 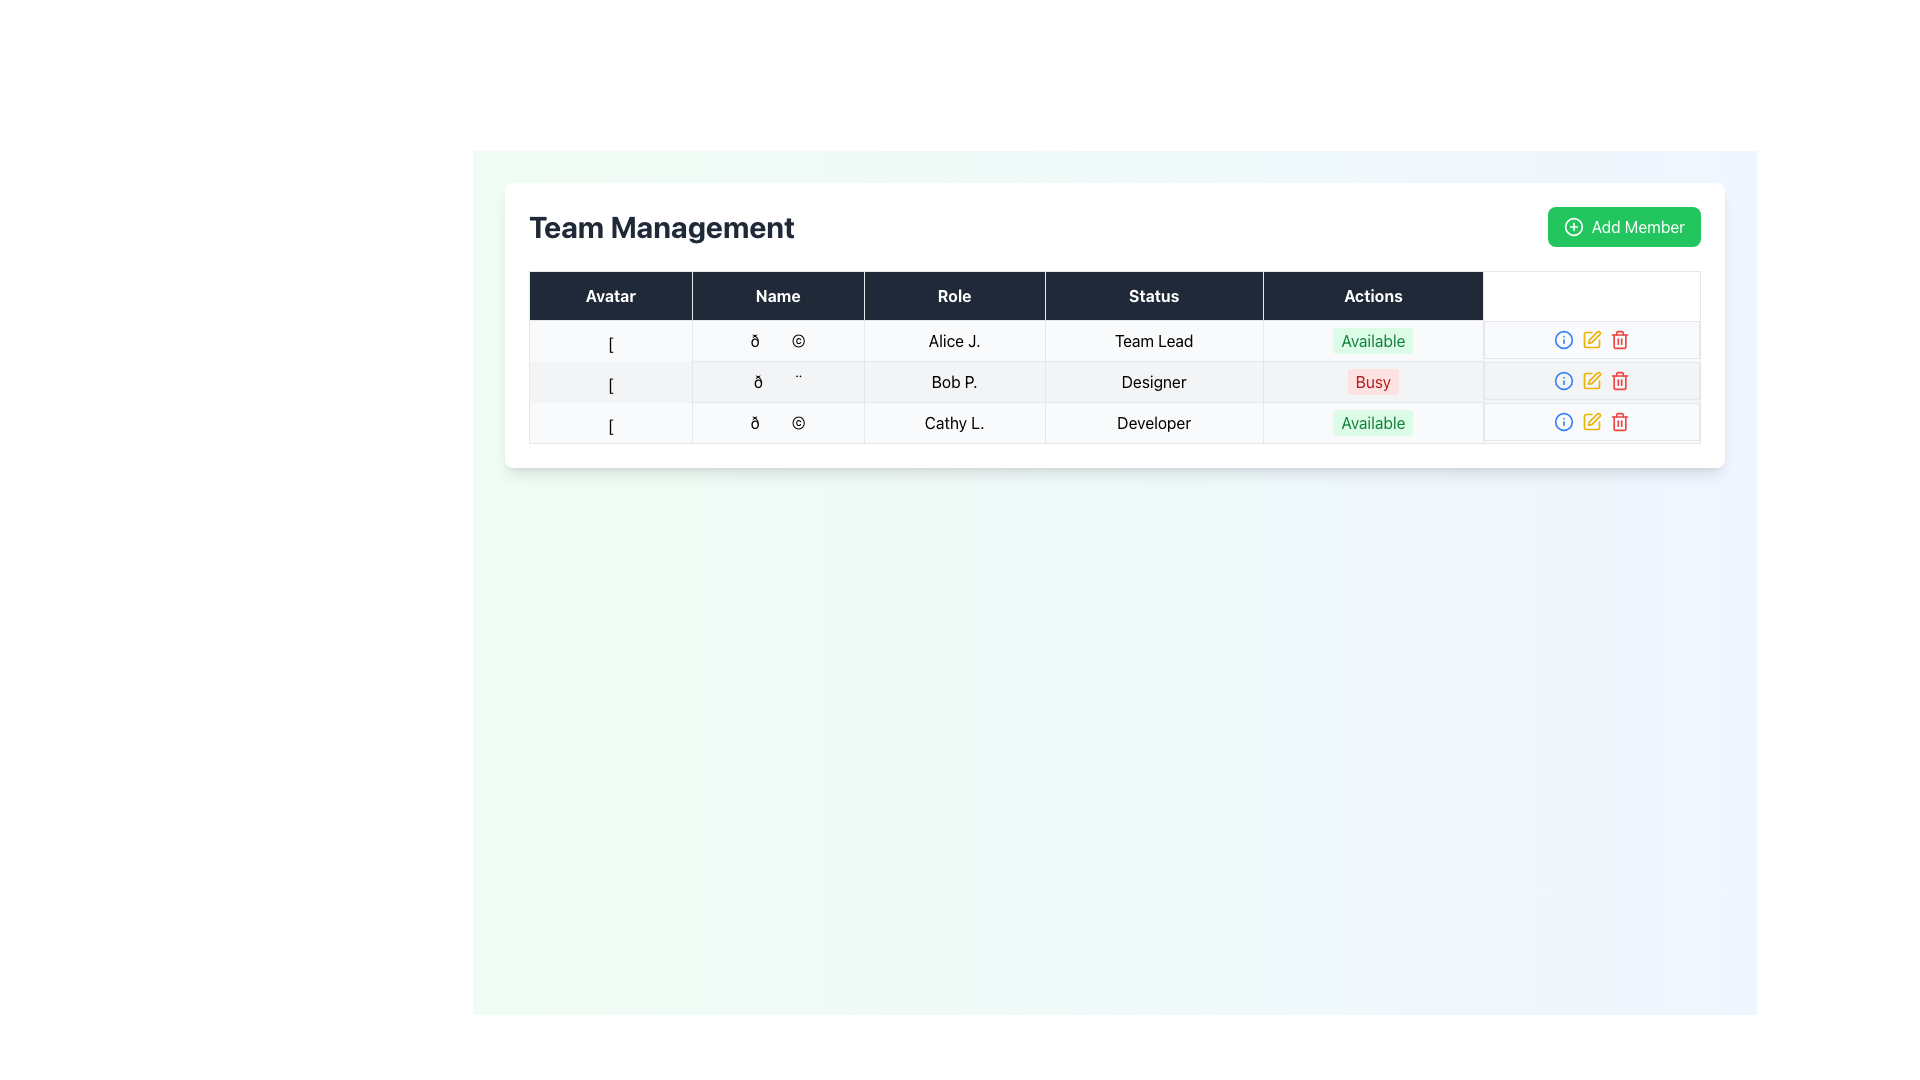 What do you see at coordinates (1591, 380) in the screenshot?
I see `the edit icon in the second row of the 'Actions' column associated with the 'Bob P.' entry` at bounding box center [1591, 380].